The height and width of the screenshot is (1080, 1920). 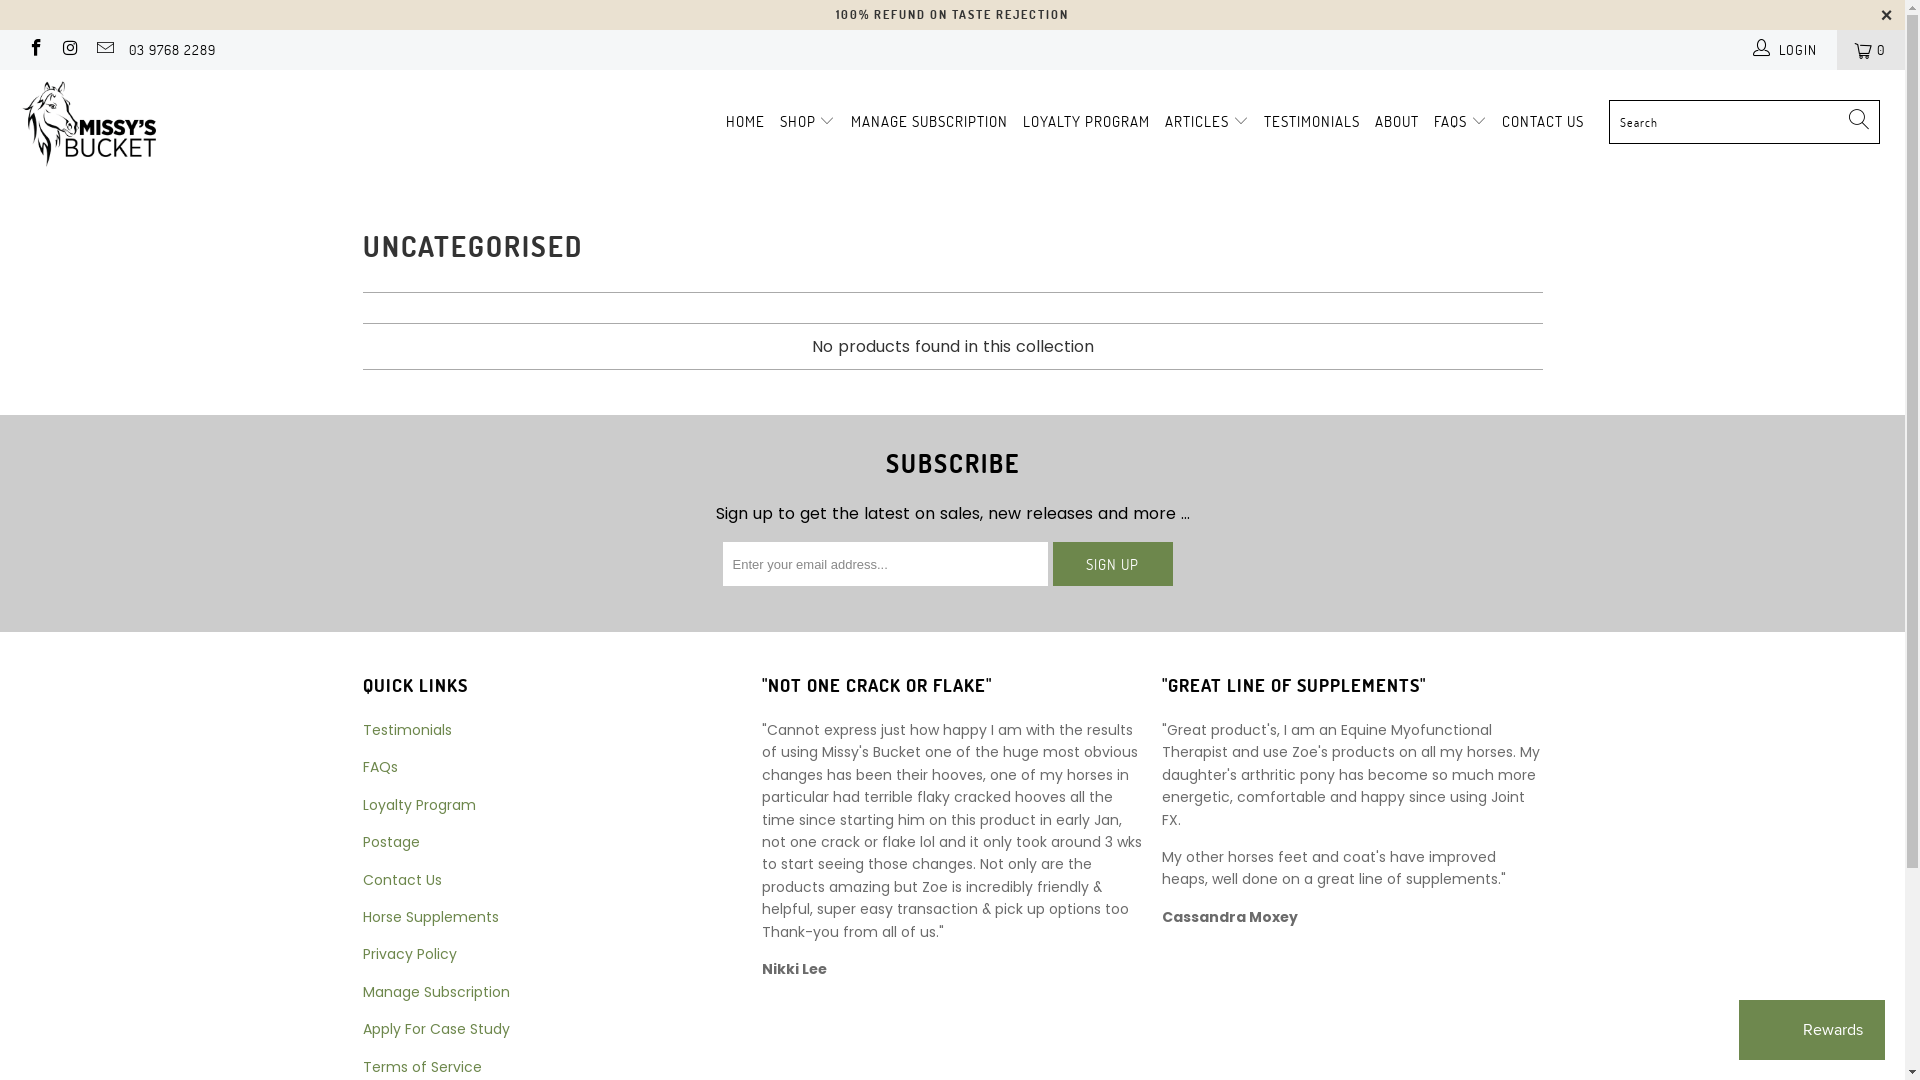 I want to click on 'ABOUT', so click(x=1373, y=122).